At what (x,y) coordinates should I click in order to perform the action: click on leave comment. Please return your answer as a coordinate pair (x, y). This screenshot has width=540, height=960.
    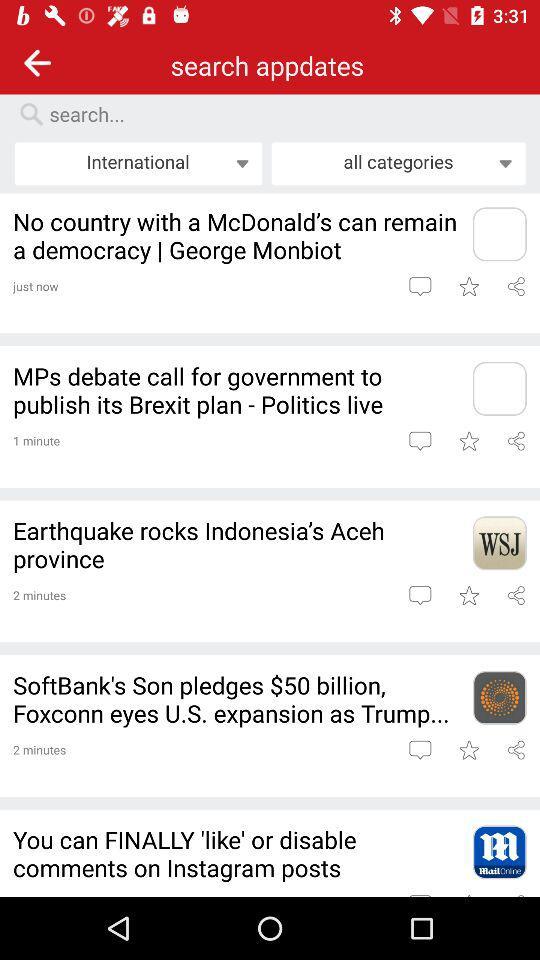
    Looking at the image, I should click on (419, 285).